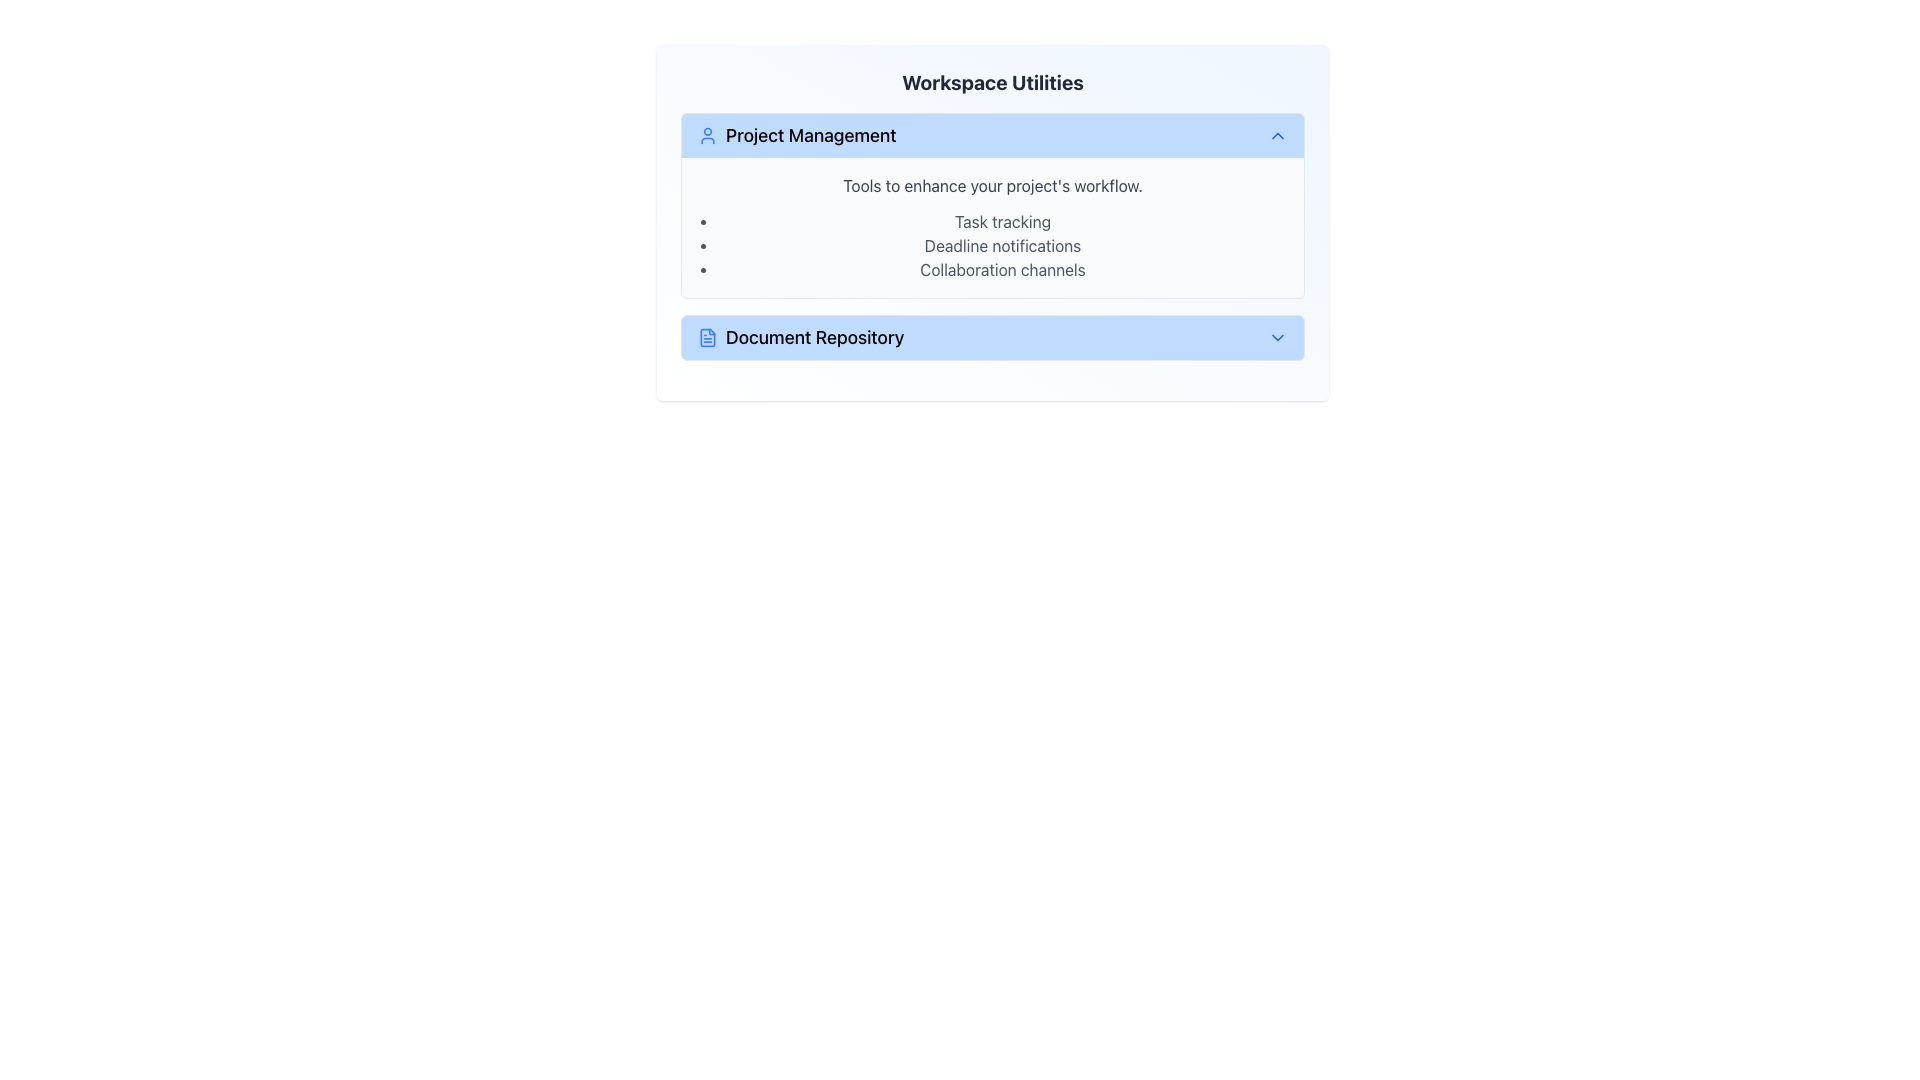  What do you see at coordinates (1276, 135) in the screenshot?
I see `the upward-pointing chevron icon with a blue color, located on the rightmost side of the 'Project Management' button` at bounding box center [1276, 135].